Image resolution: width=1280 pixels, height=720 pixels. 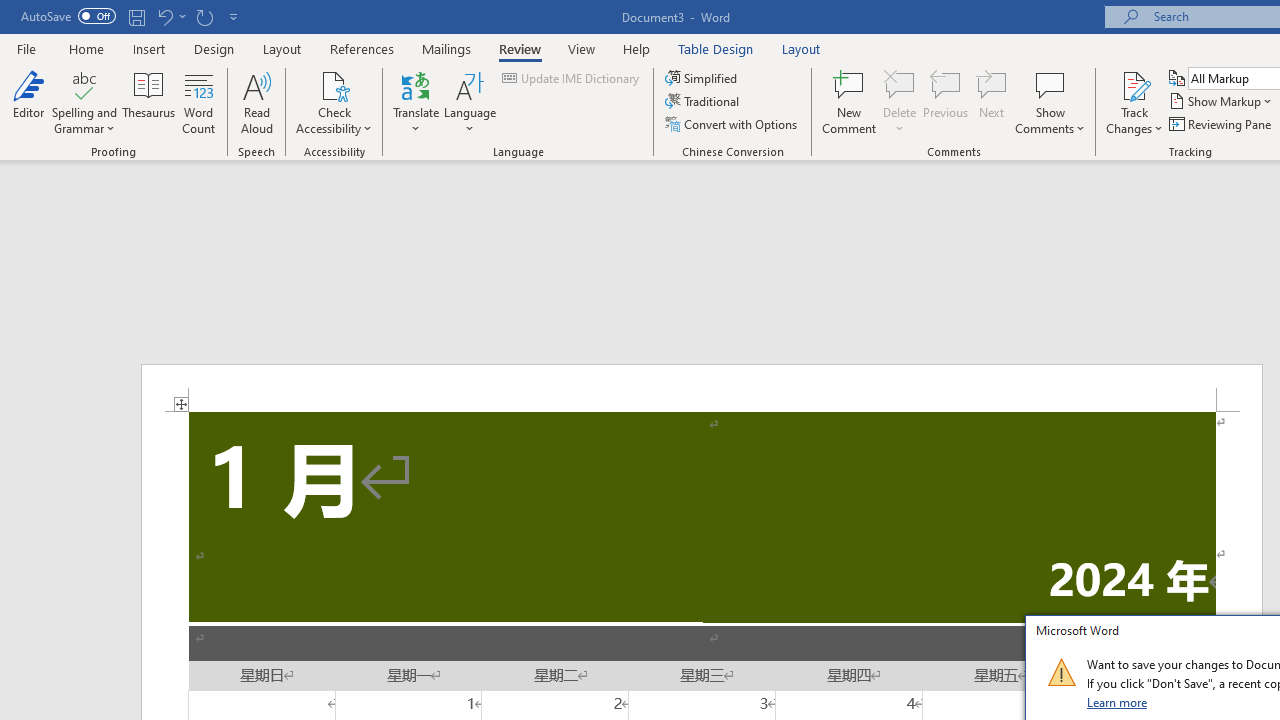 I want to click on 'Show Markup', so click(x=1221, y=101).